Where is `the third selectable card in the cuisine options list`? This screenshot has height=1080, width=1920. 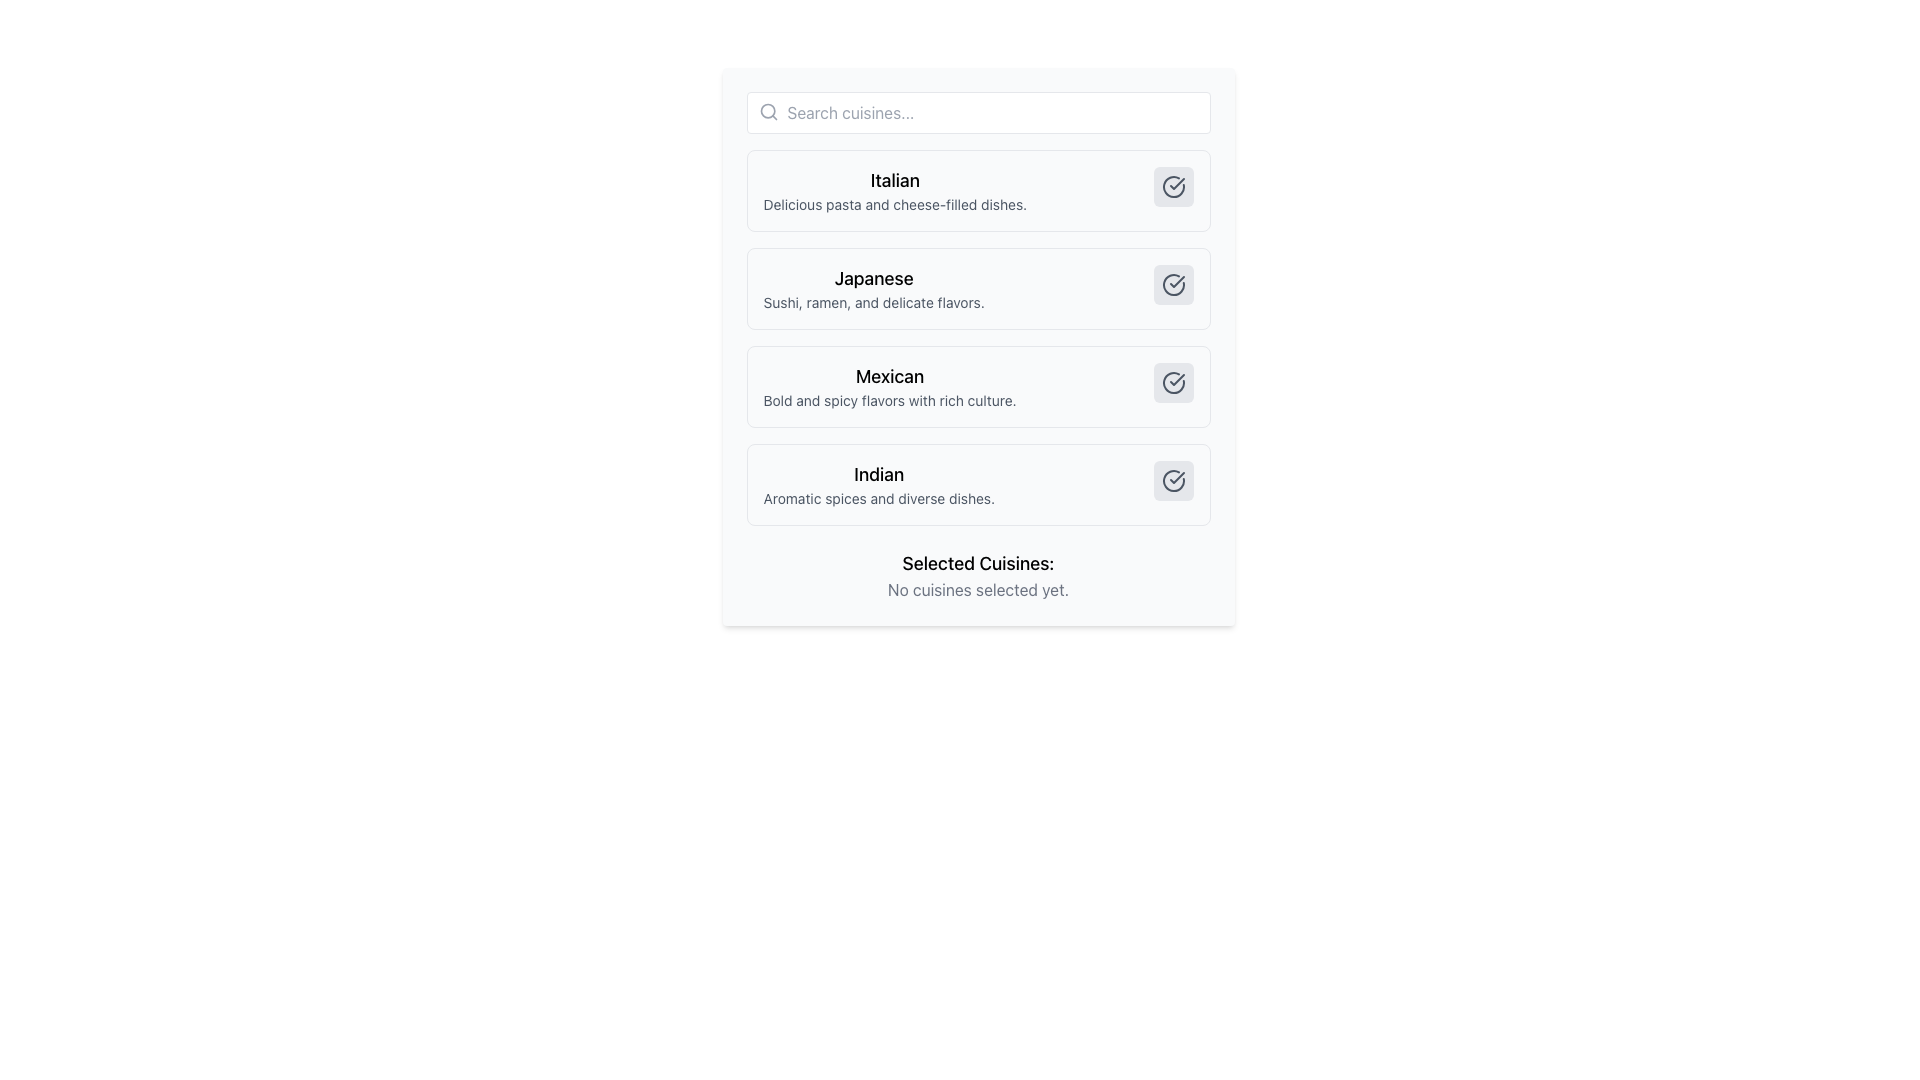 the third selectable card in the cuisine options list is located at coordinates (978, 386).